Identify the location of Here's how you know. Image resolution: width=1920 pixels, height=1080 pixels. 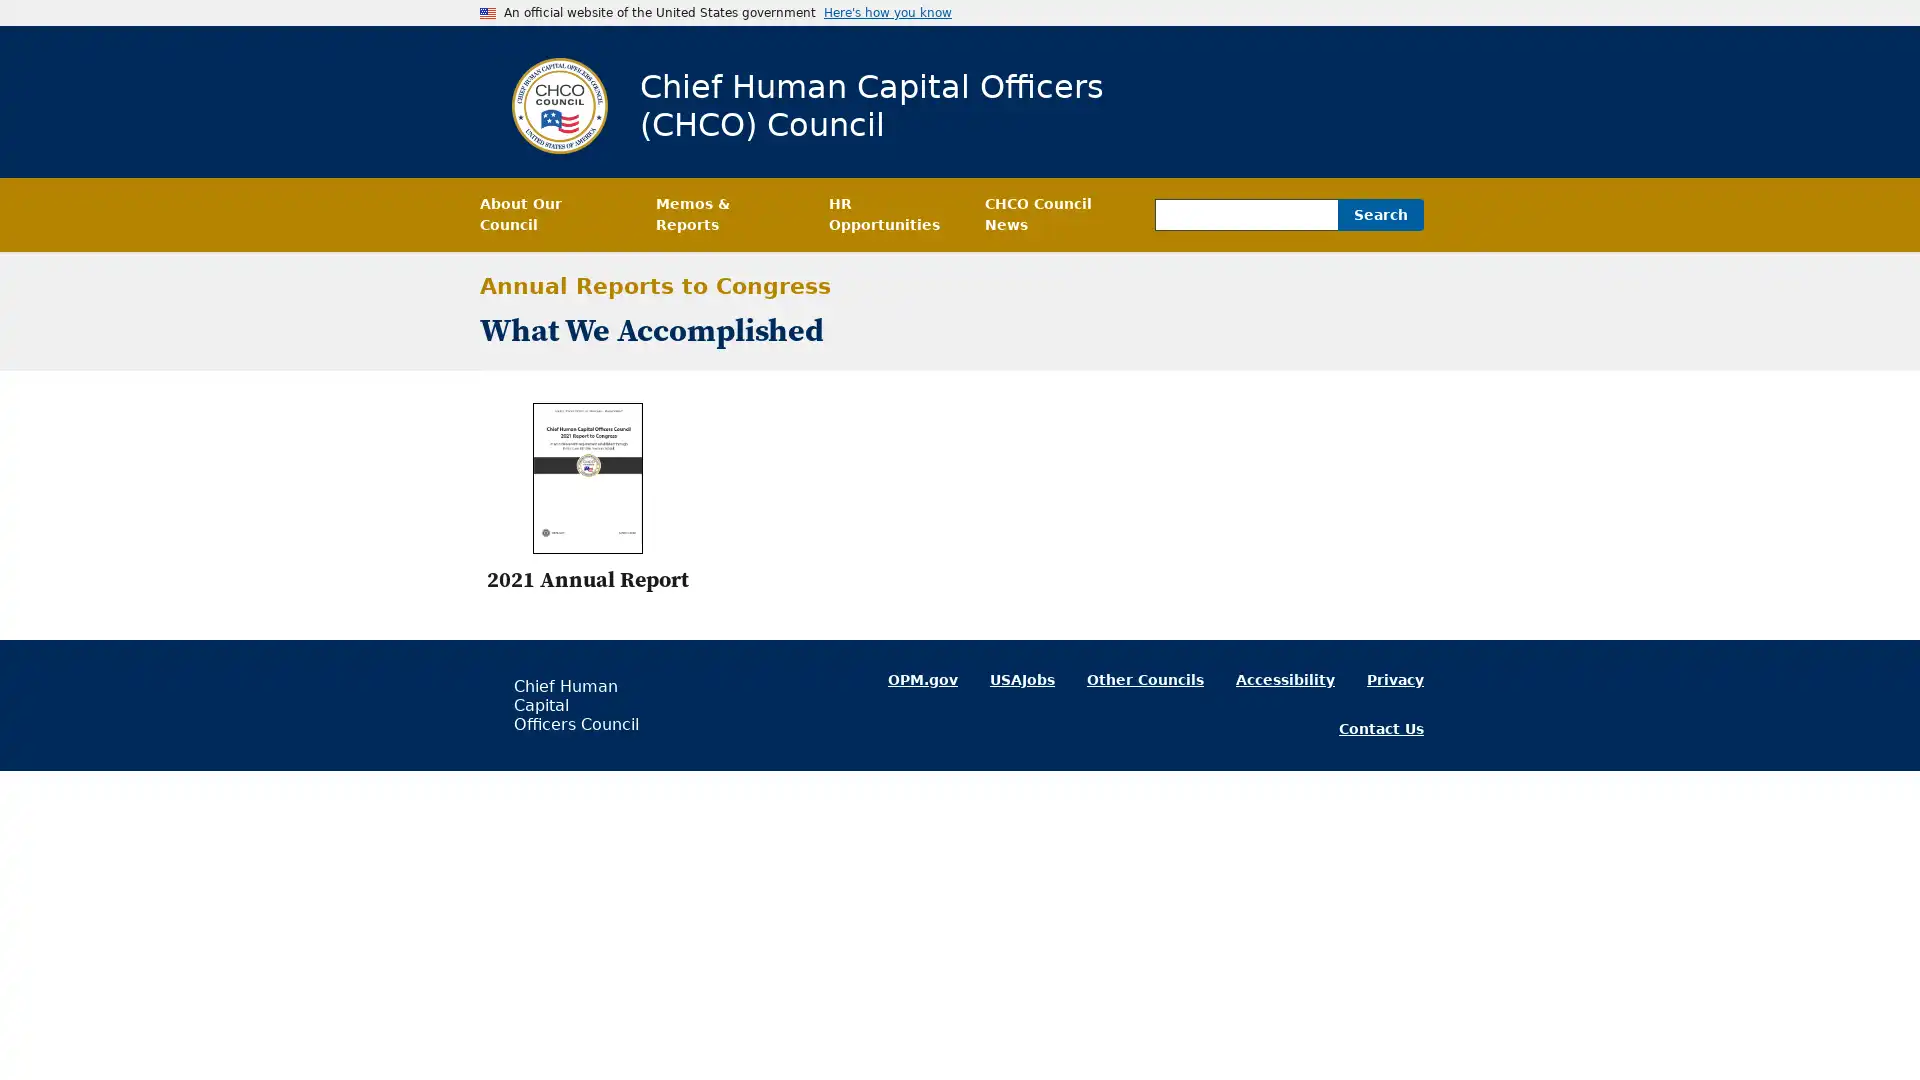
(887, 12).